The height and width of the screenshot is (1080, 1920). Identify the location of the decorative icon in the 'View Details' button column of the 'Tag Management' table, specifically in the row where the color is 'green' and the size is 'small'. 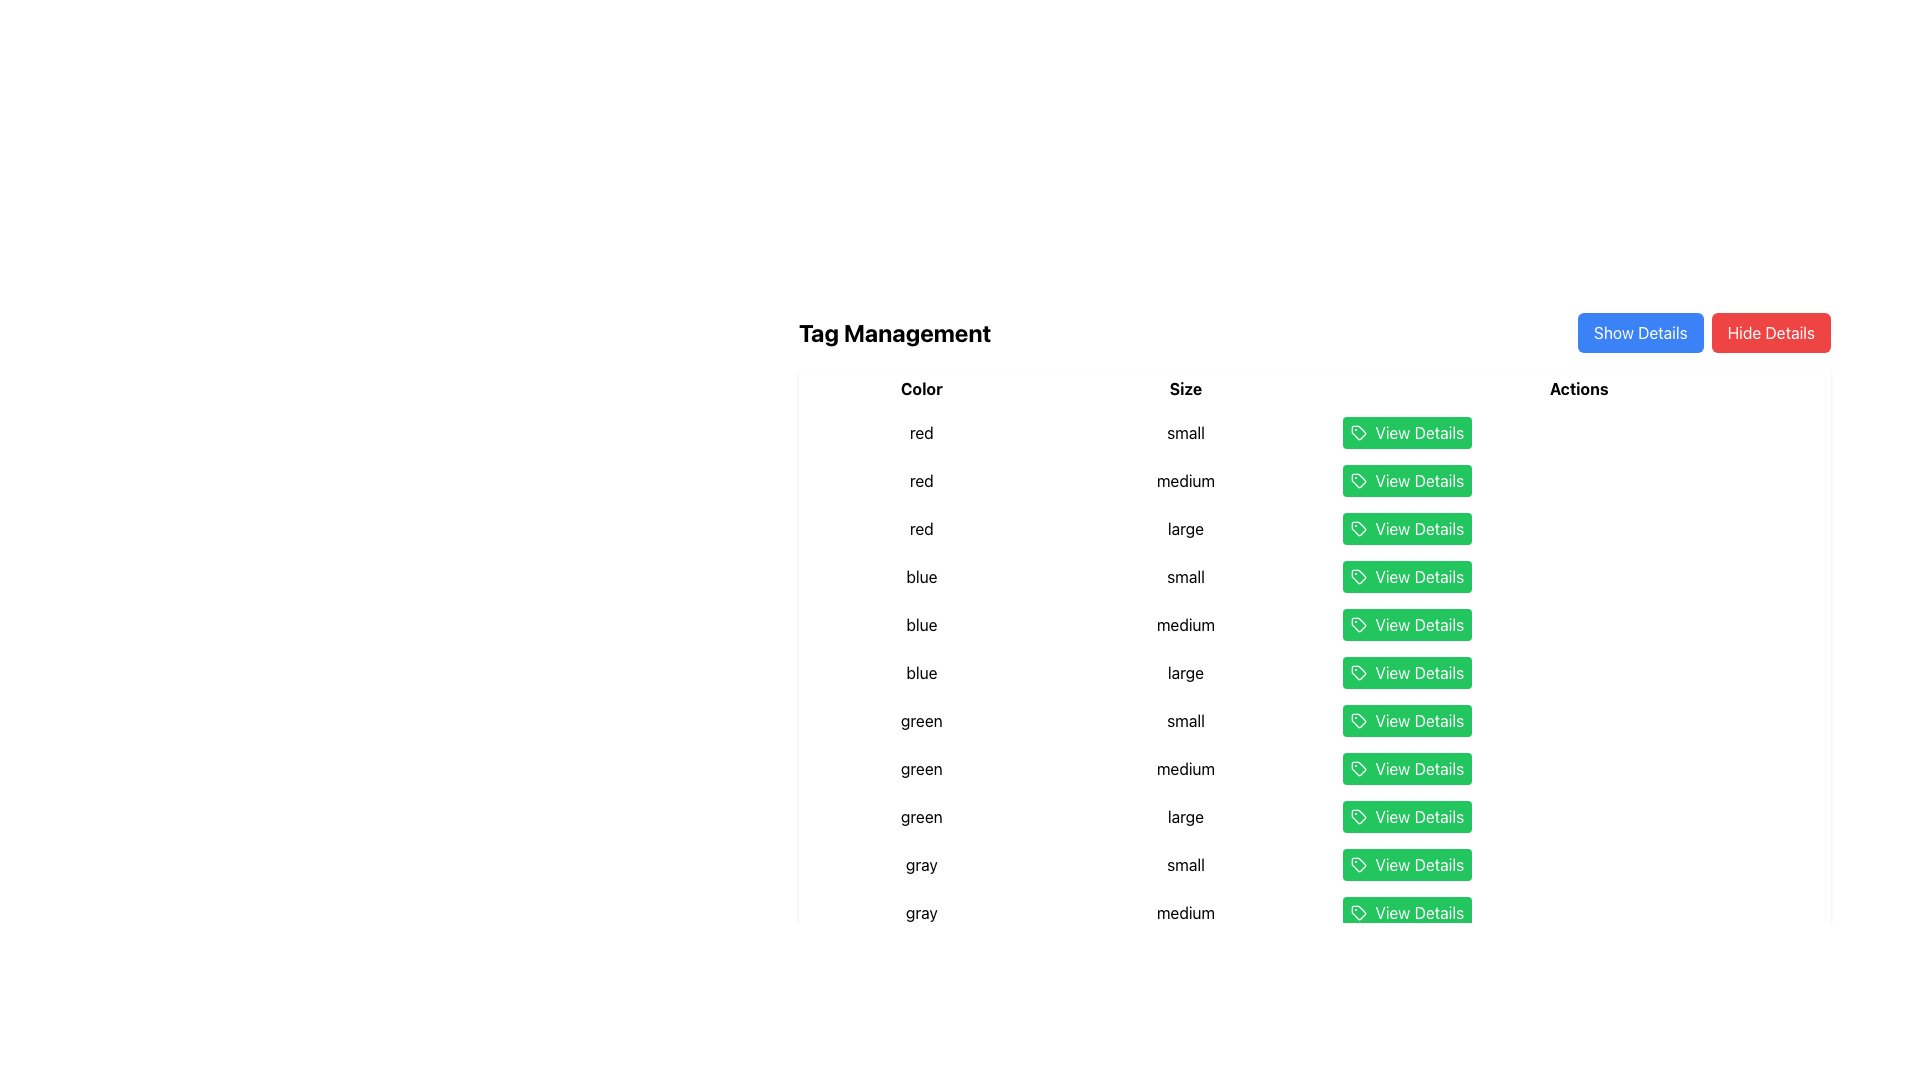
(1359, 721).